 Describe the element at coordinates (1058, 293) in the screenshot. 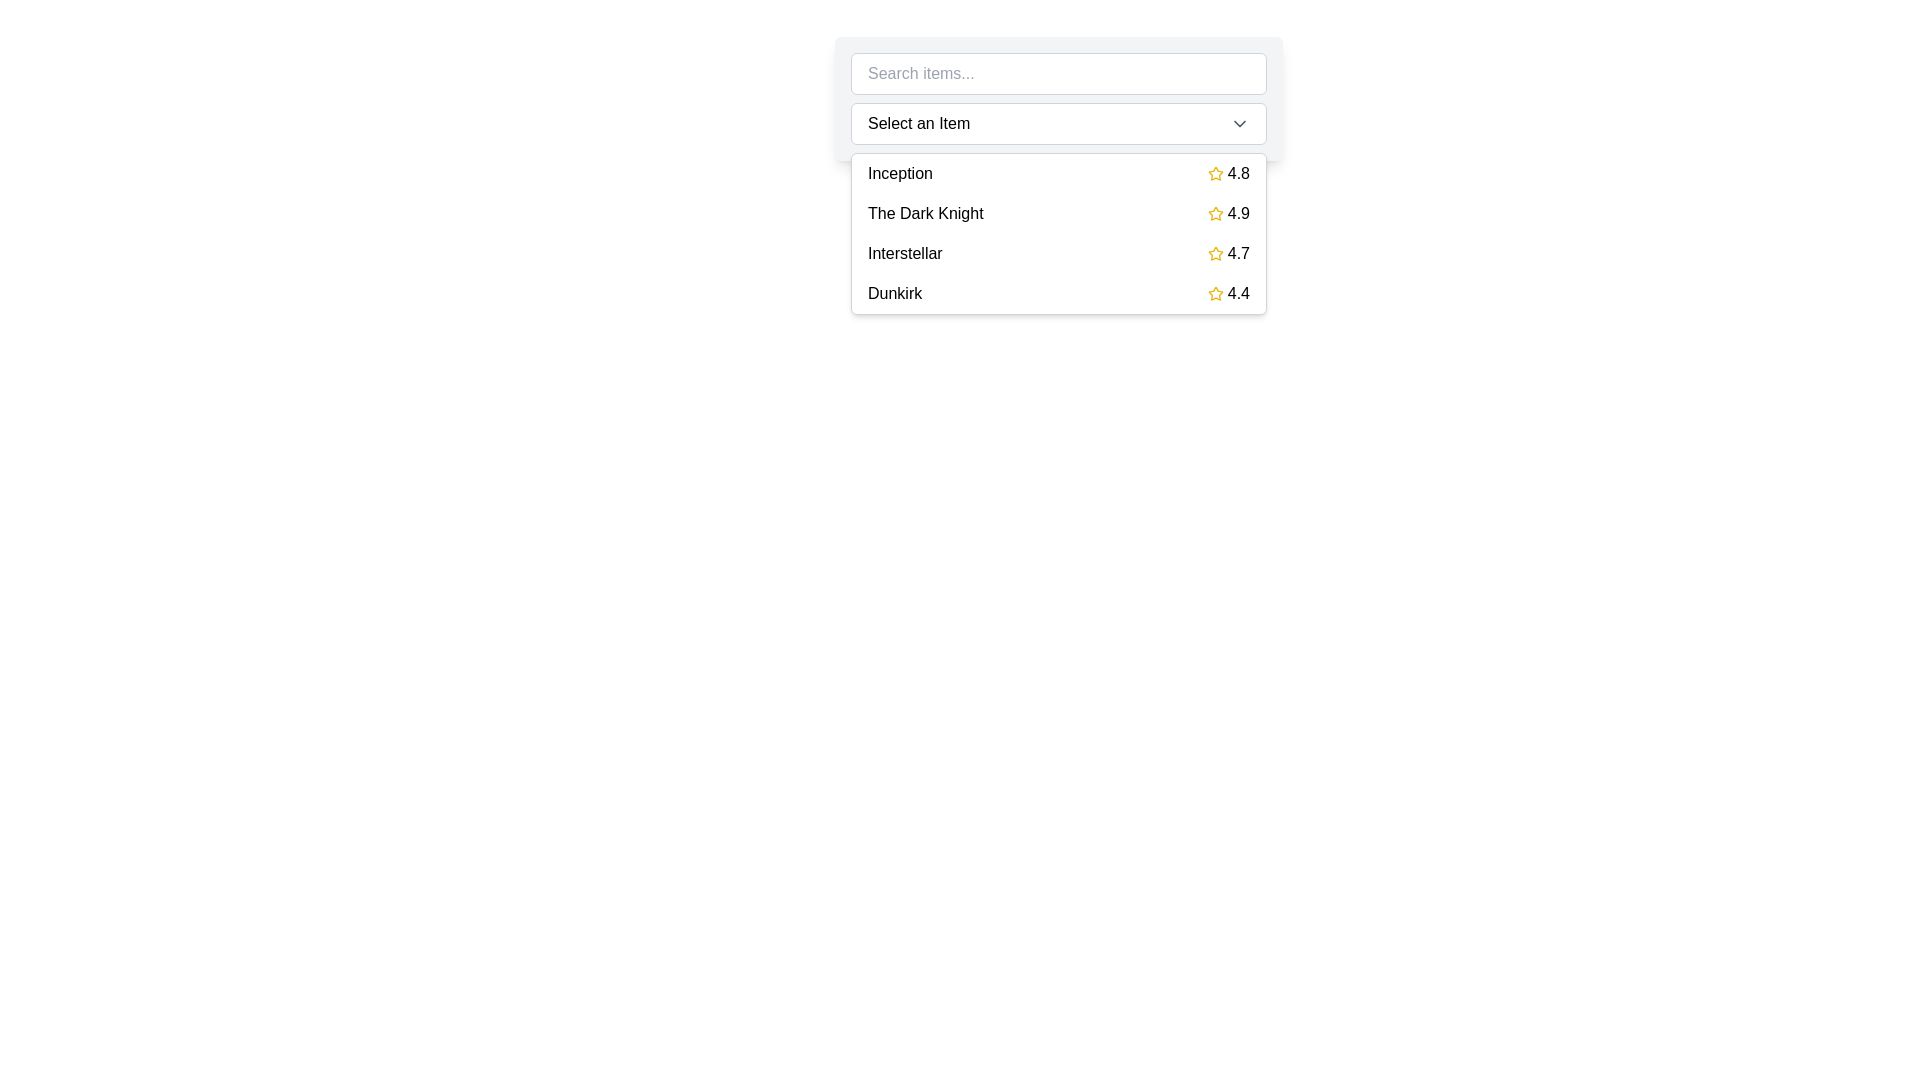

I see `the list item labeled 'Dunkirk' within the dropdown menu` at that location.